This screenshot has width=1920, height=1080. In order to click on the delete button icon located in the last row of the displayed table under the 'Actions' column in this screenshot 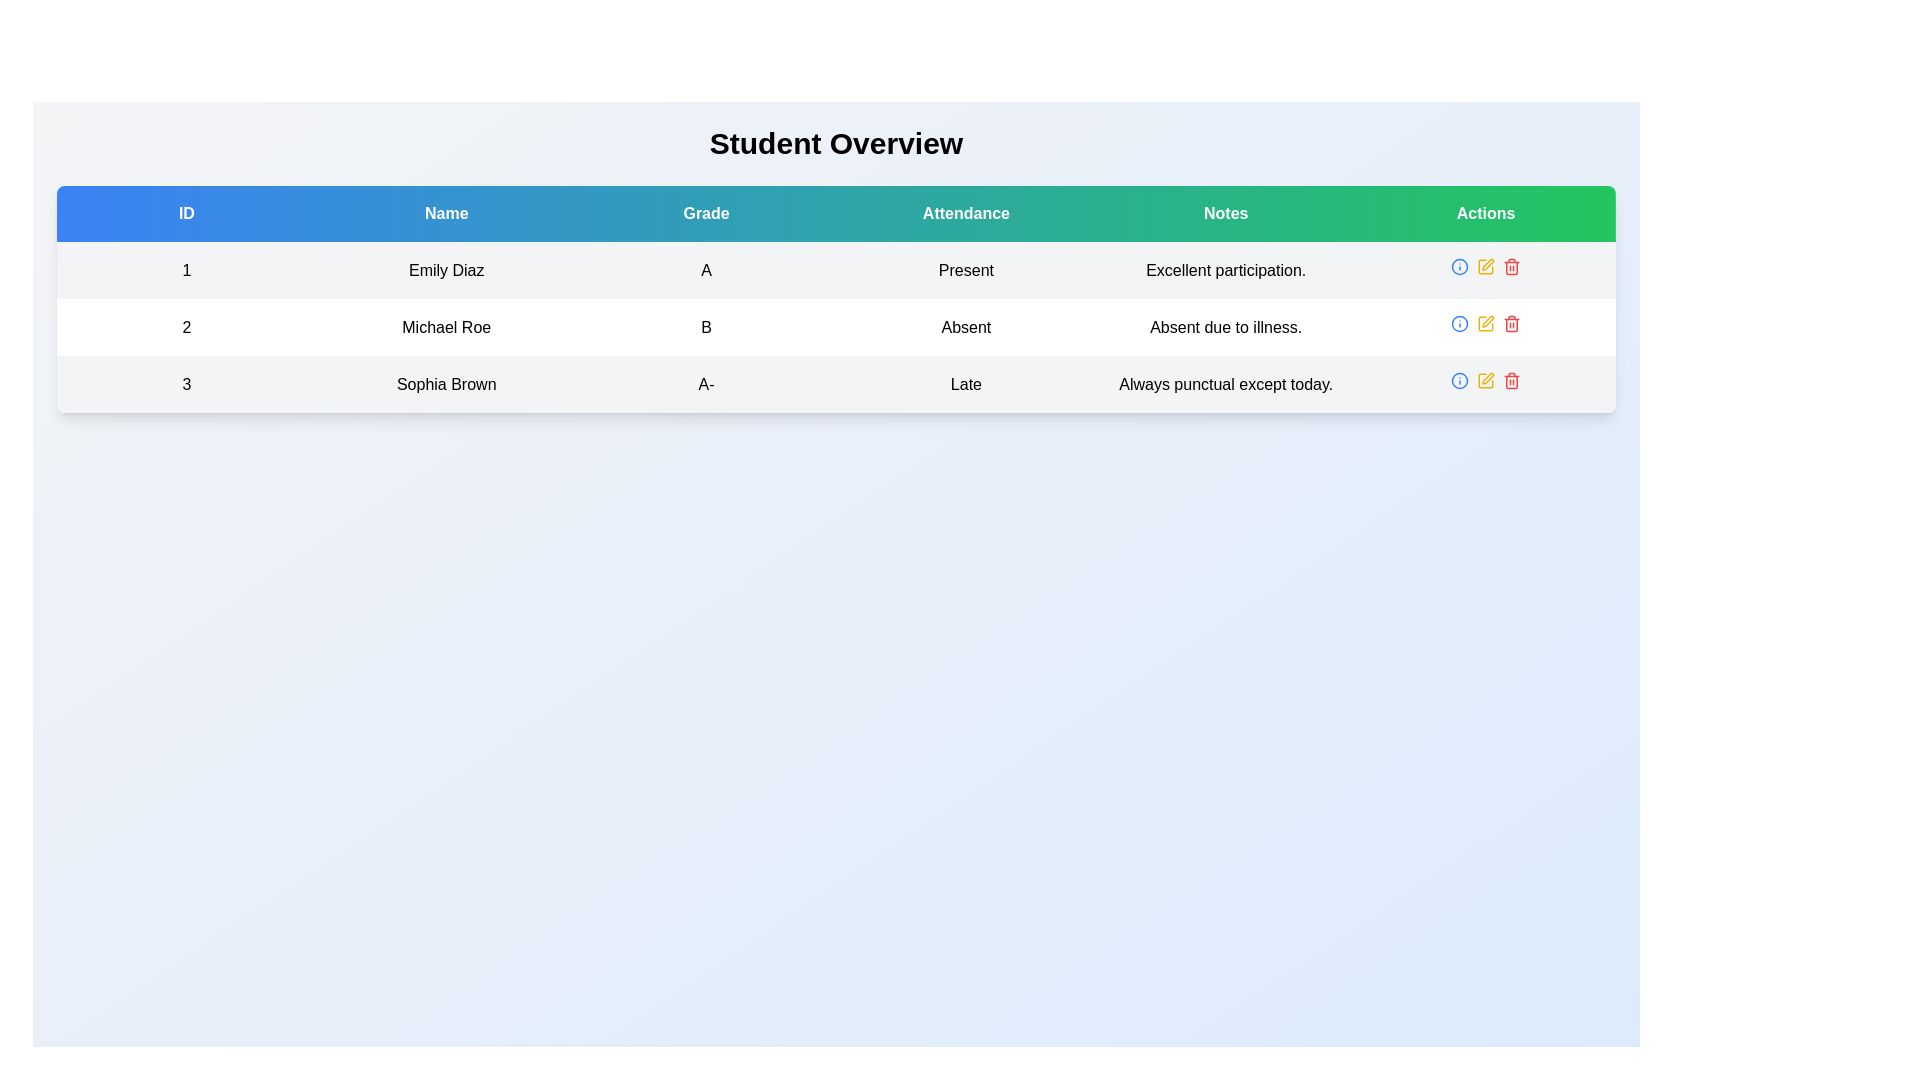, I will do `click(1512, 267)`.